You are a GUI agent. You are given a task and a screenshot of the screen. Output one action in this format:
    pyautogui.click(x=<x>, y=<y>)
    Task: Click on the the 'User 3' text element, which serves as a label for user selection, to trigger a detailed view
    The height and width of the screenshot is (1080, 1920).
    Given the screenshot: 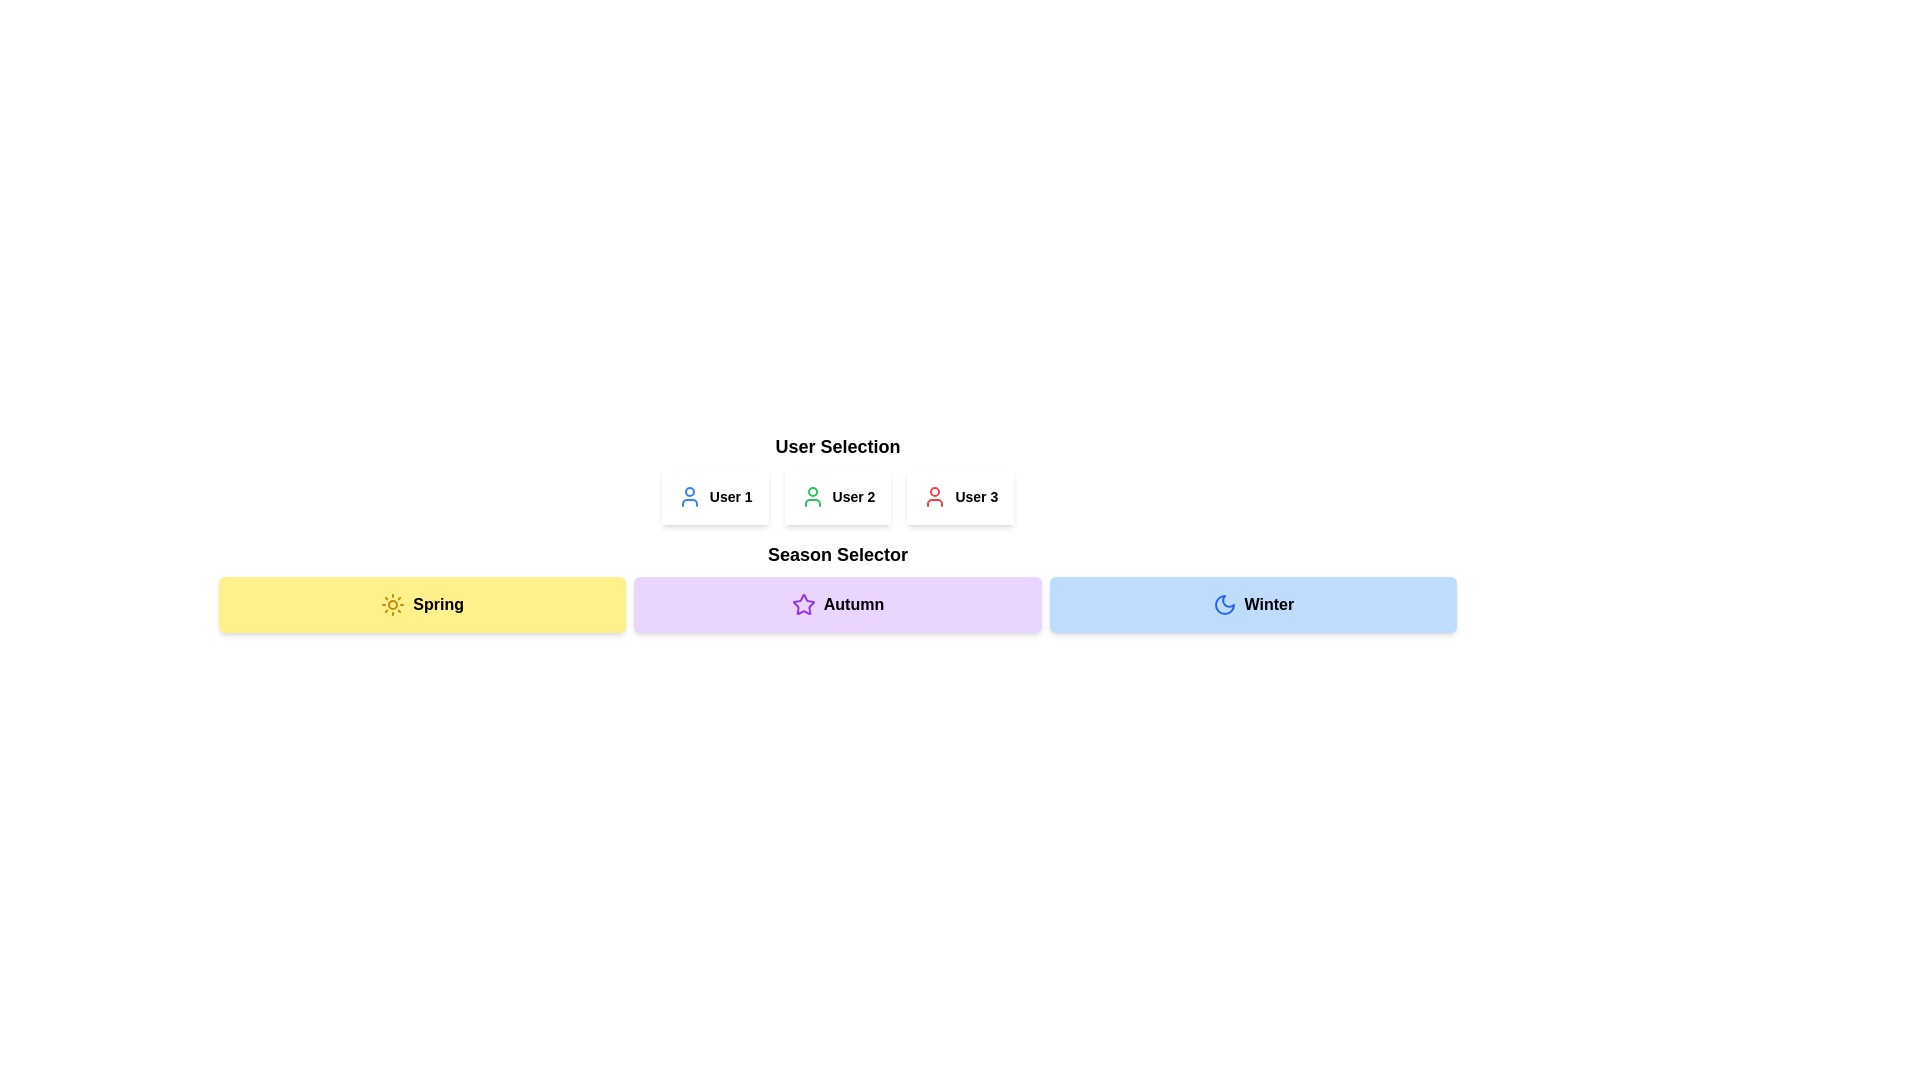 What is the action you would take?
    pyautogui.click(x=976, y=496)
    